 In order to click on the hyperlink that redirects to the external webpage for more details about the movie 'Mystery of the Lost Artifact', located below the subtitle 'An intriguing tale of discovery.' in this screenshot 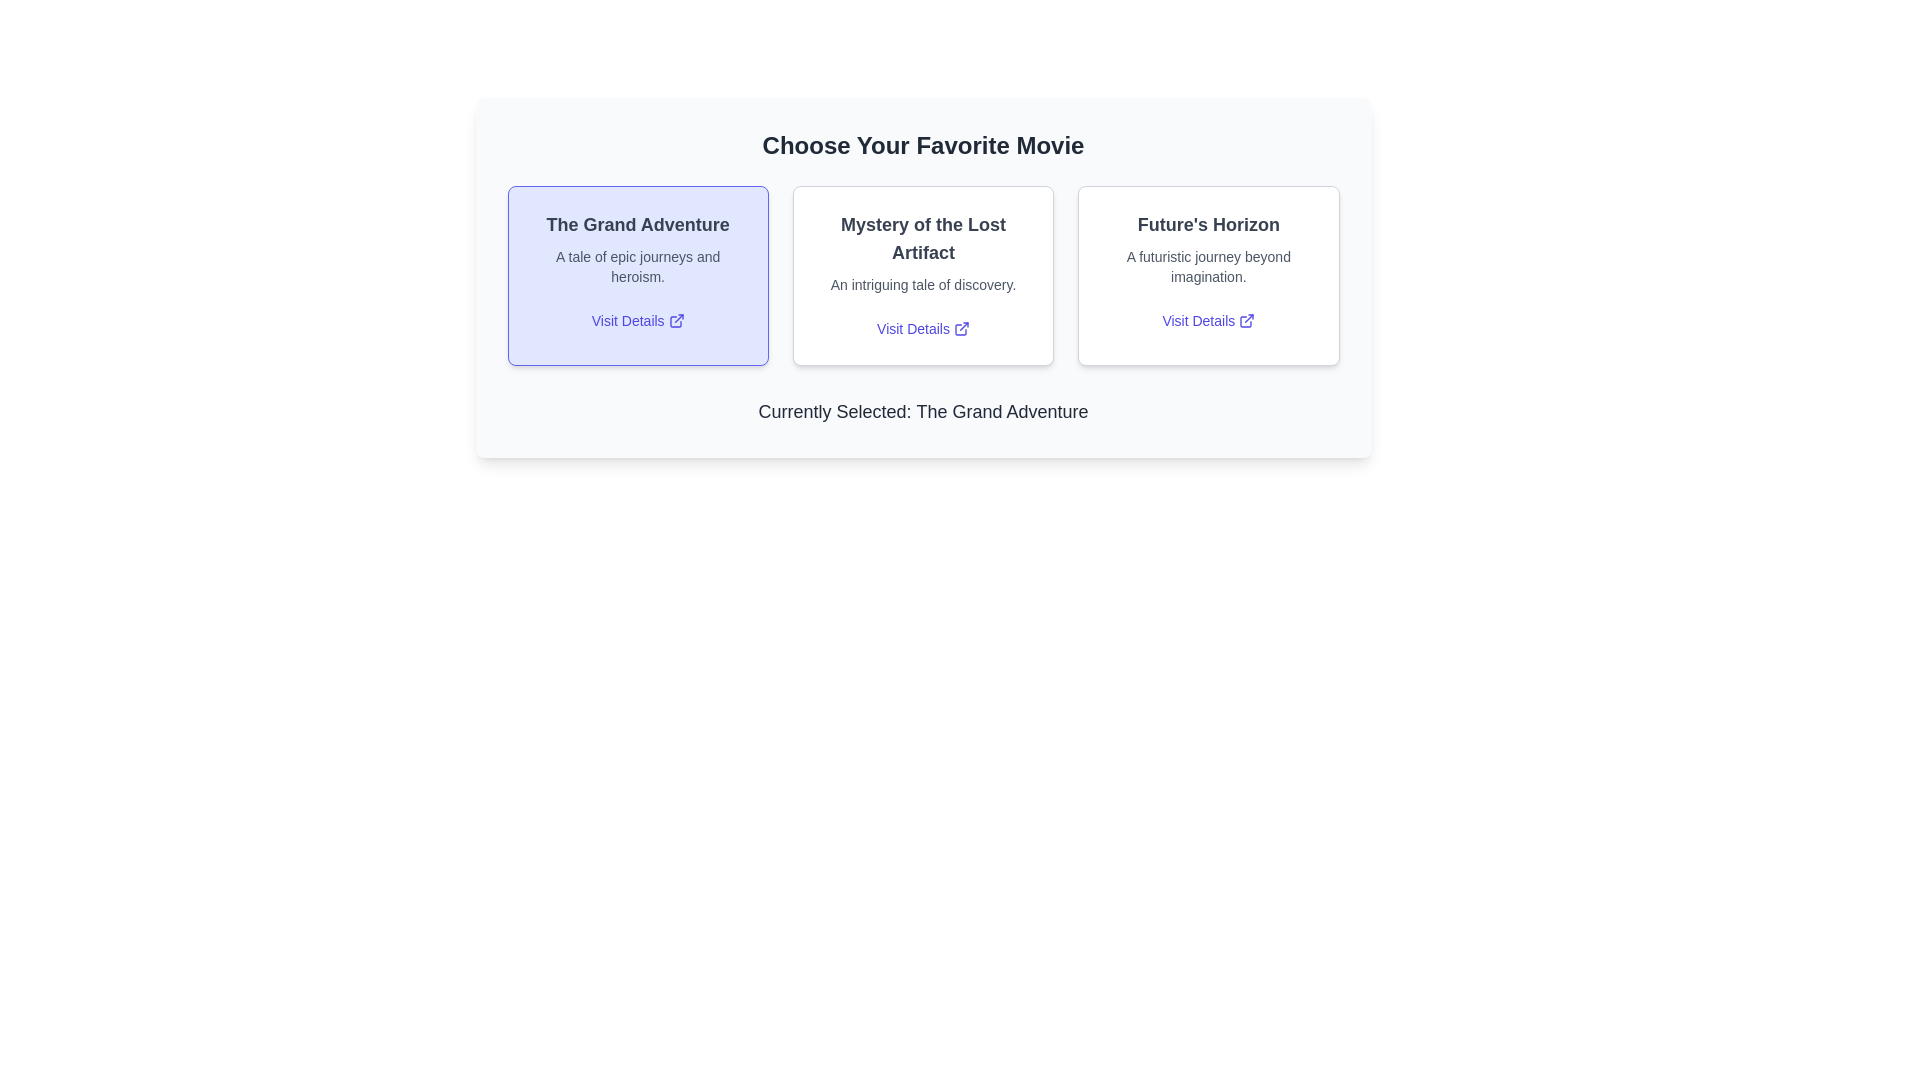, I will do `click(922, 327)`.